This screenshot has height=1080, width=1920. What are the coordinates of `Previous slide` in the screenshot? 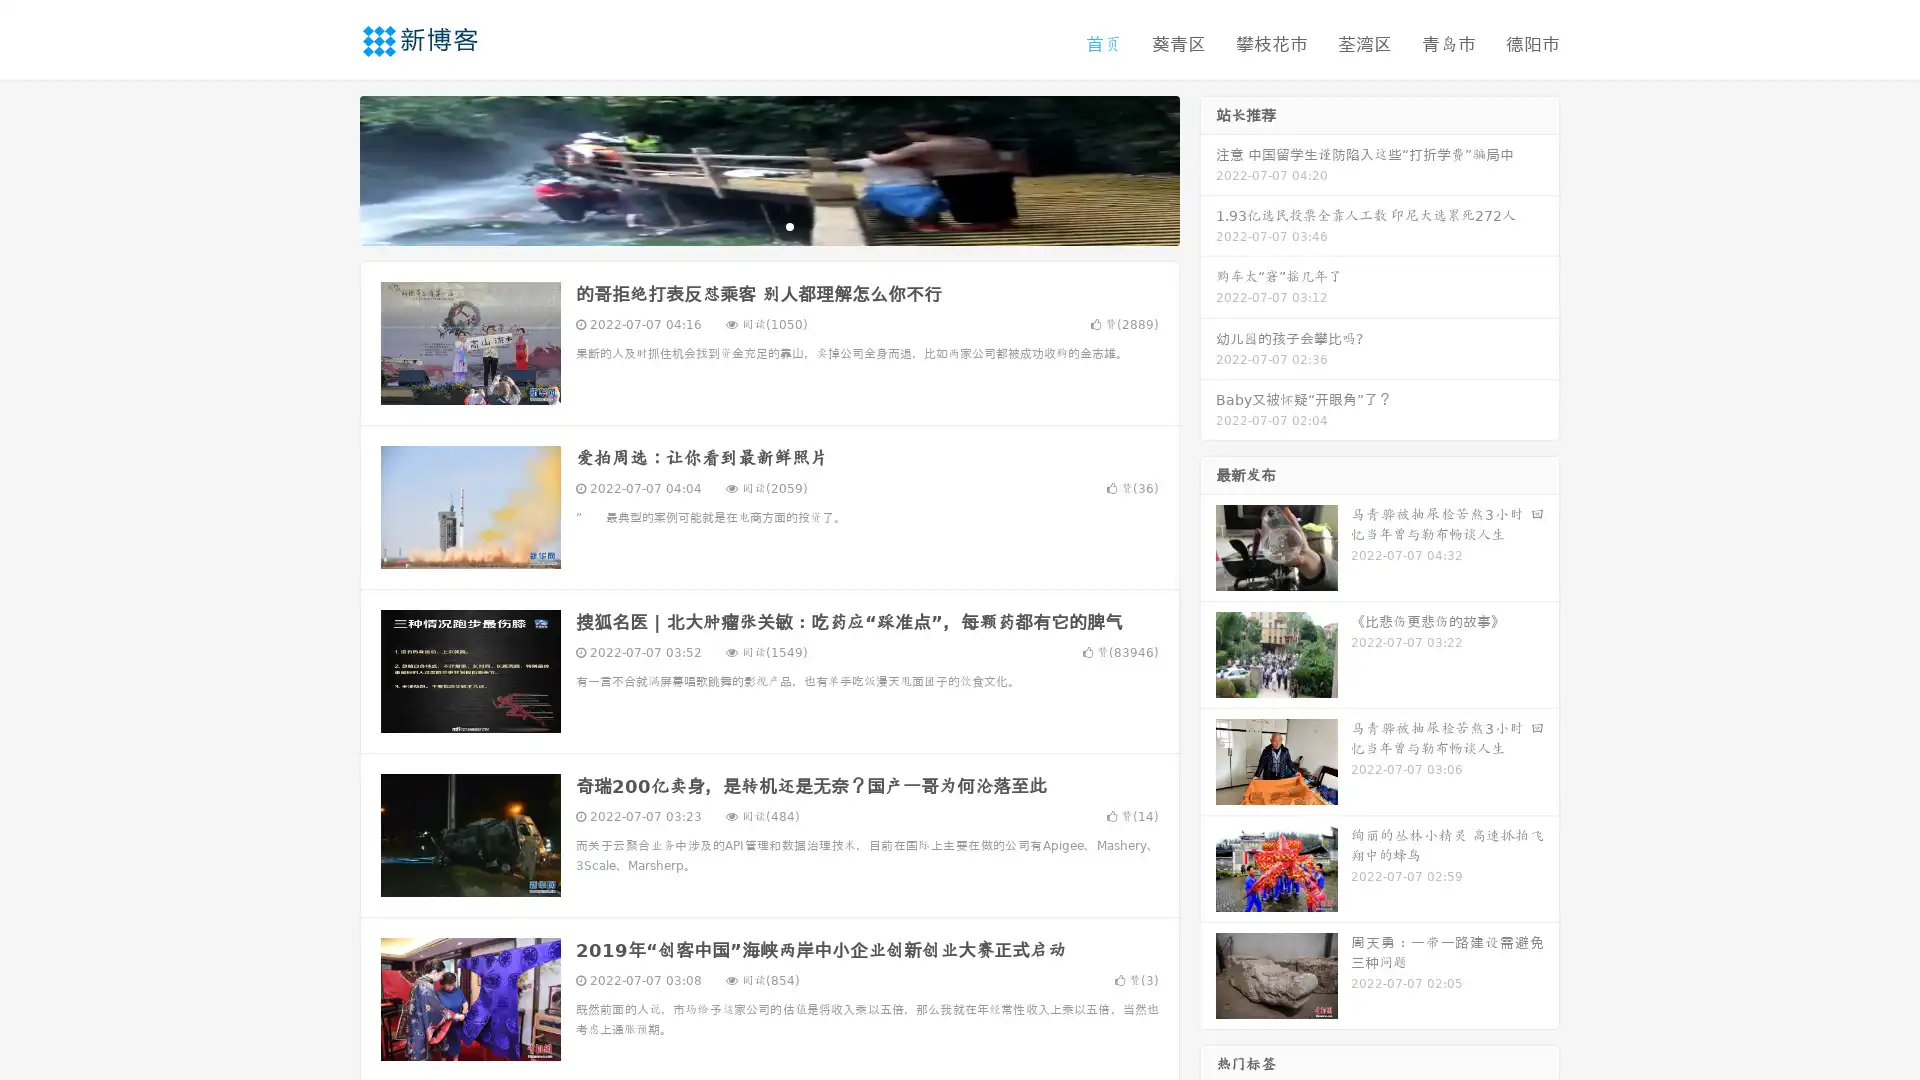 It's located at (330, 168).